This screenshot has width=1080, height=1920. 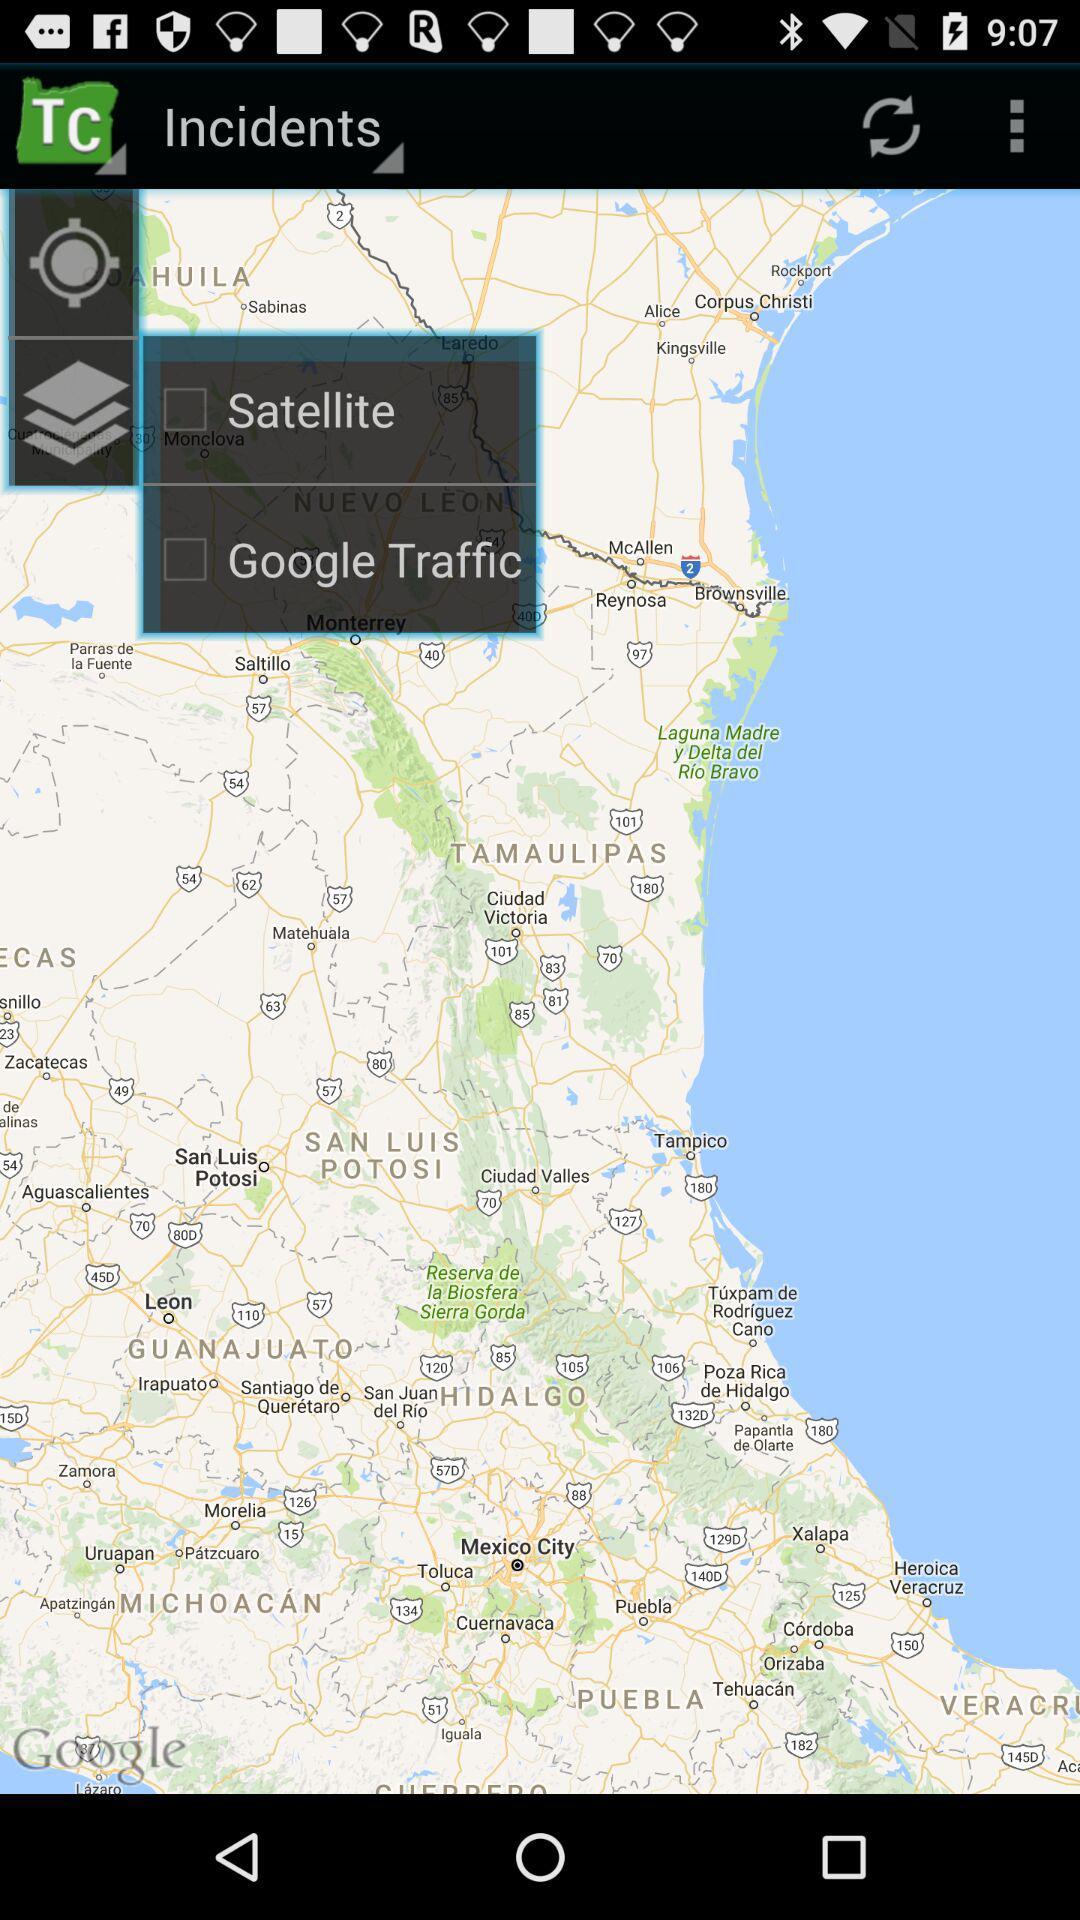 I want to click on the satellite item, so click(x=338, y=408).